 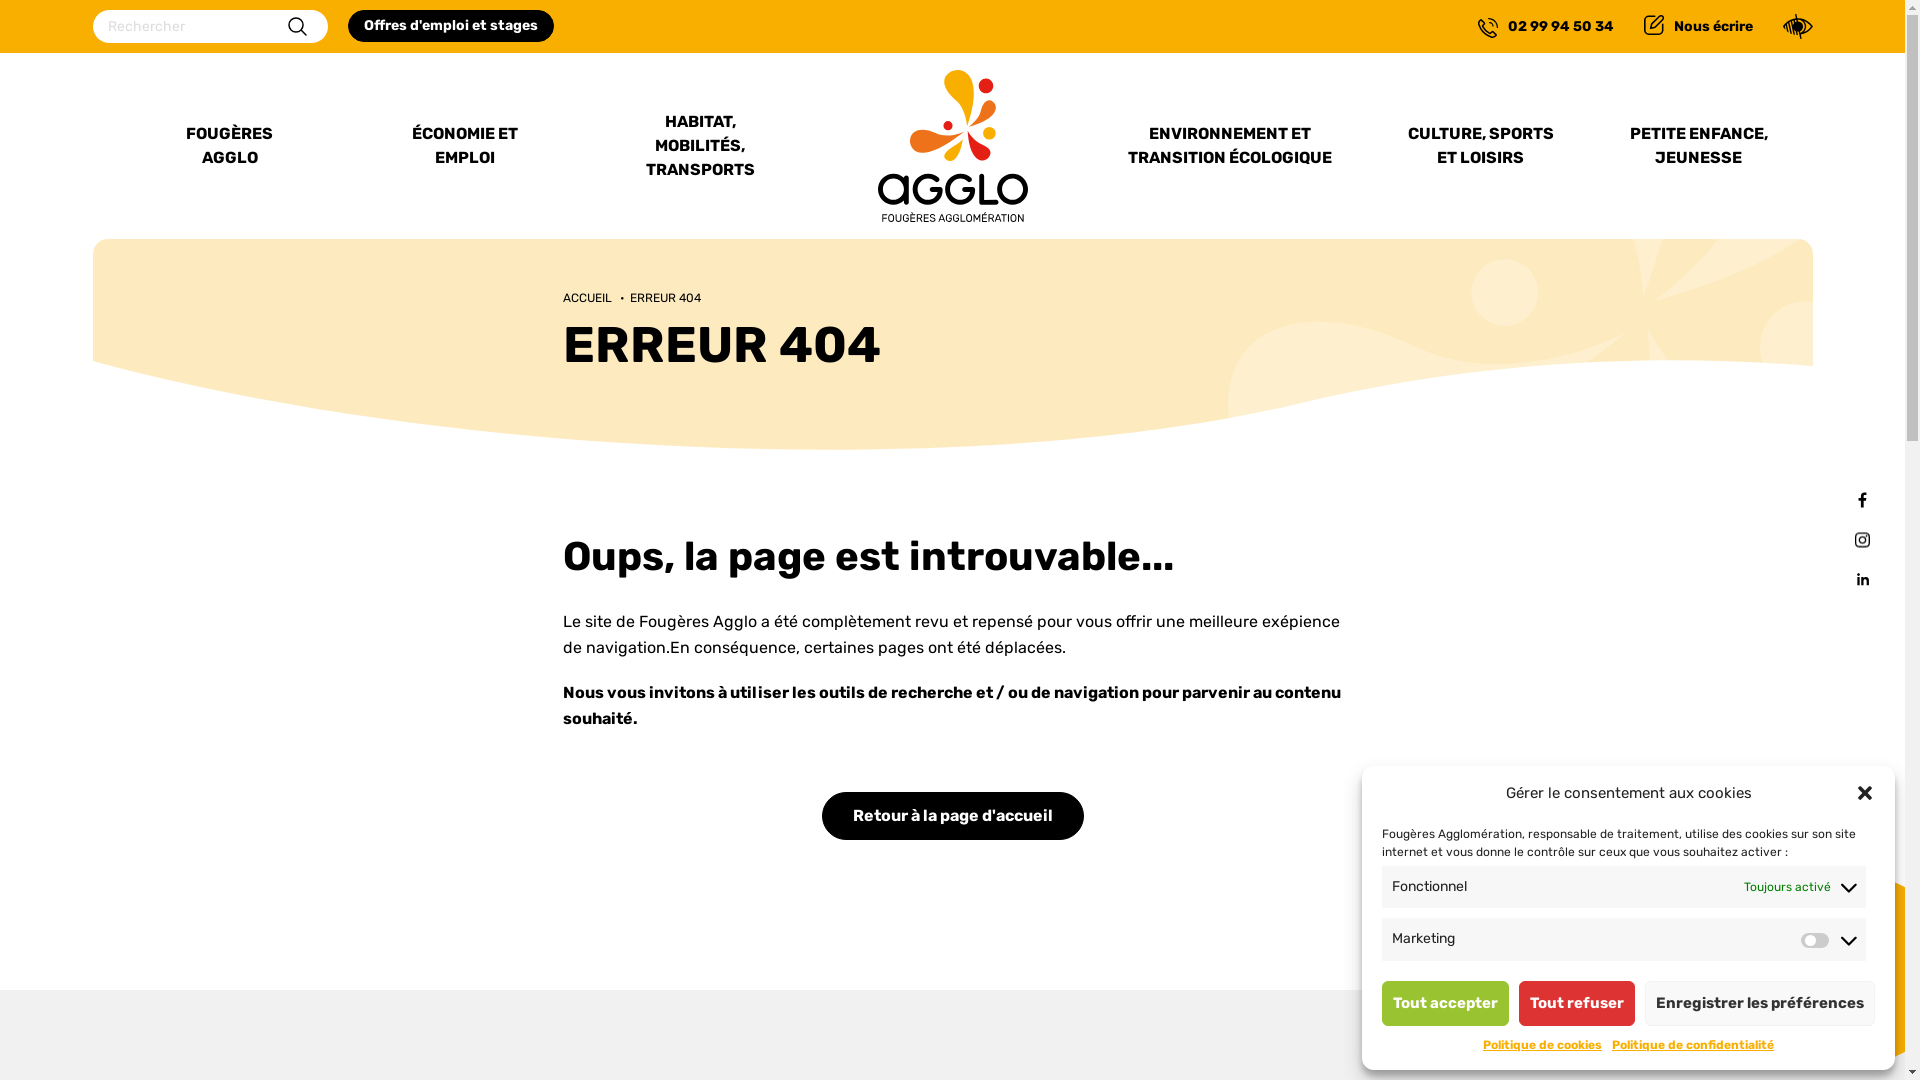 What do you see at coordinates (1541, 1044) in the screenshot?
I see `'Politique de cookies'` at bounding box center [1541, 1044].